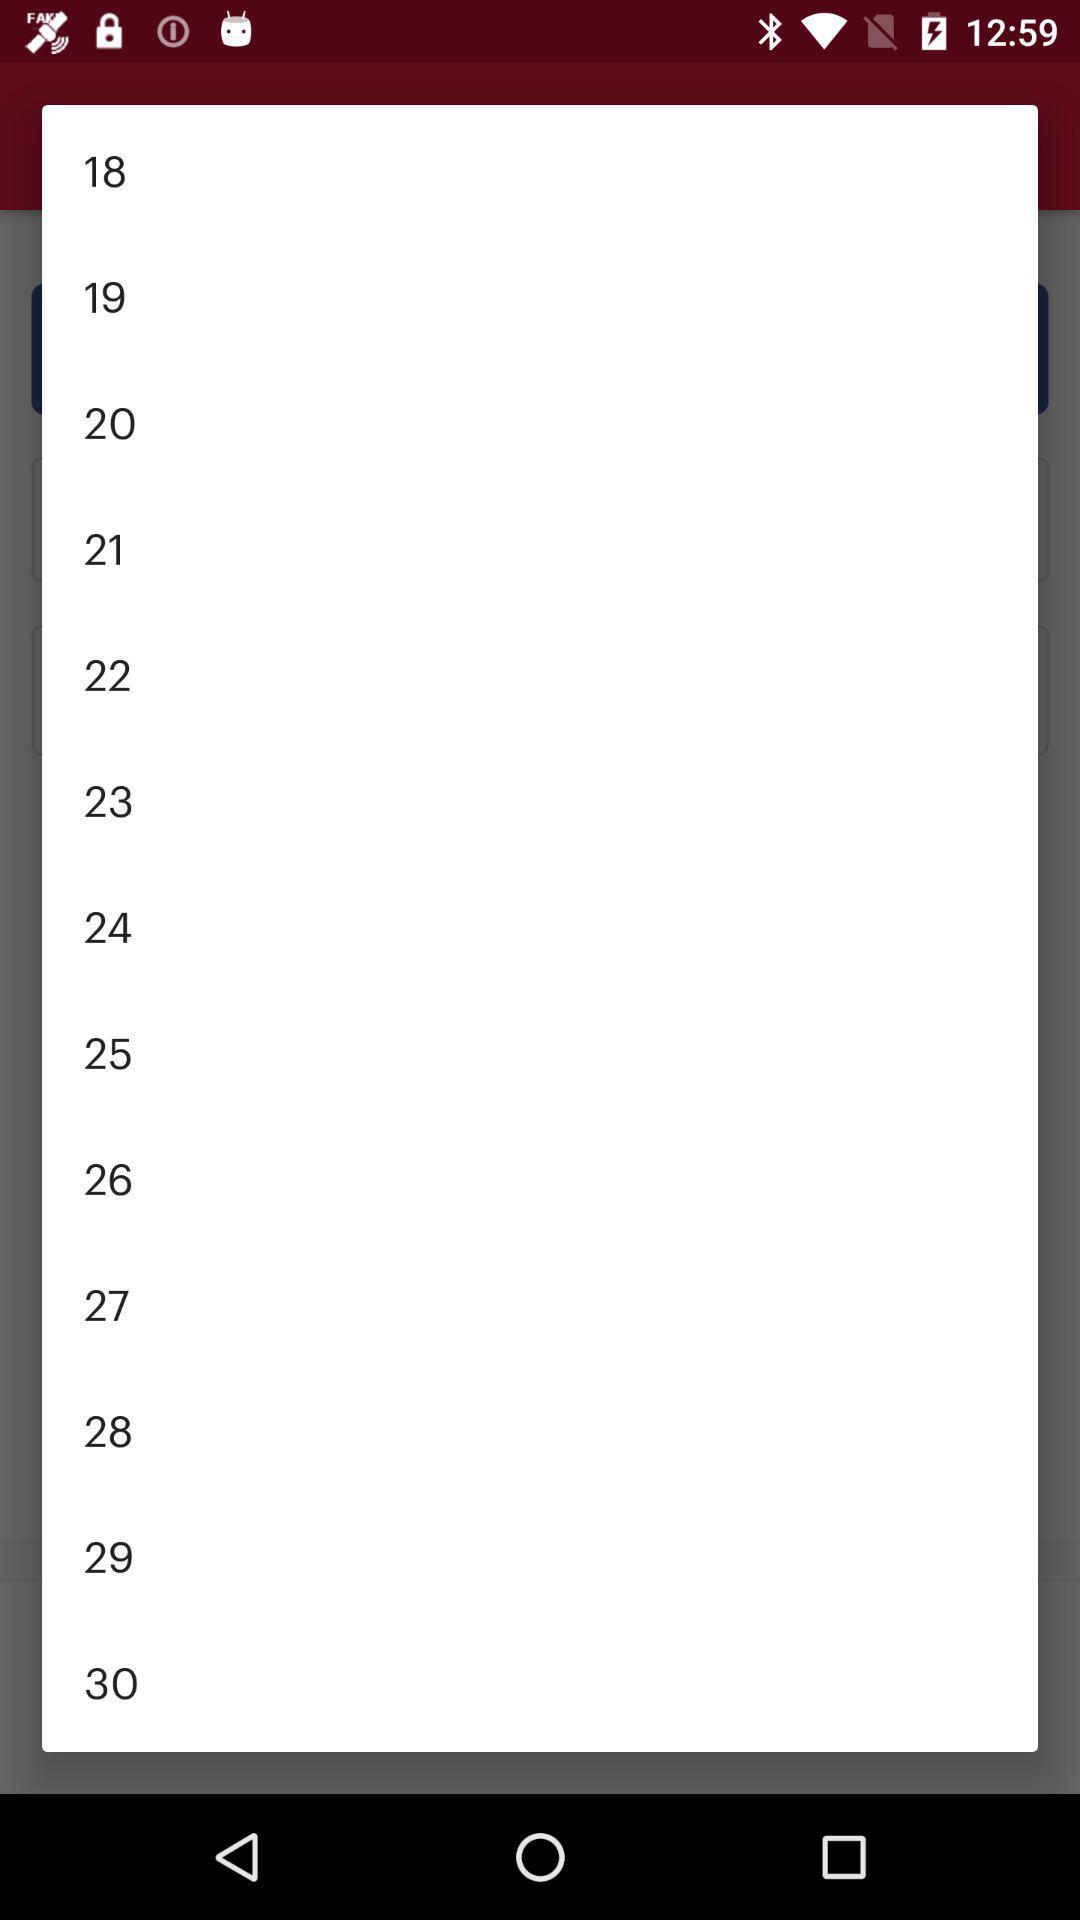  Describe the element at coordinates (540, 796) in the screenshot. I see `the item above 24 icon` at that location.